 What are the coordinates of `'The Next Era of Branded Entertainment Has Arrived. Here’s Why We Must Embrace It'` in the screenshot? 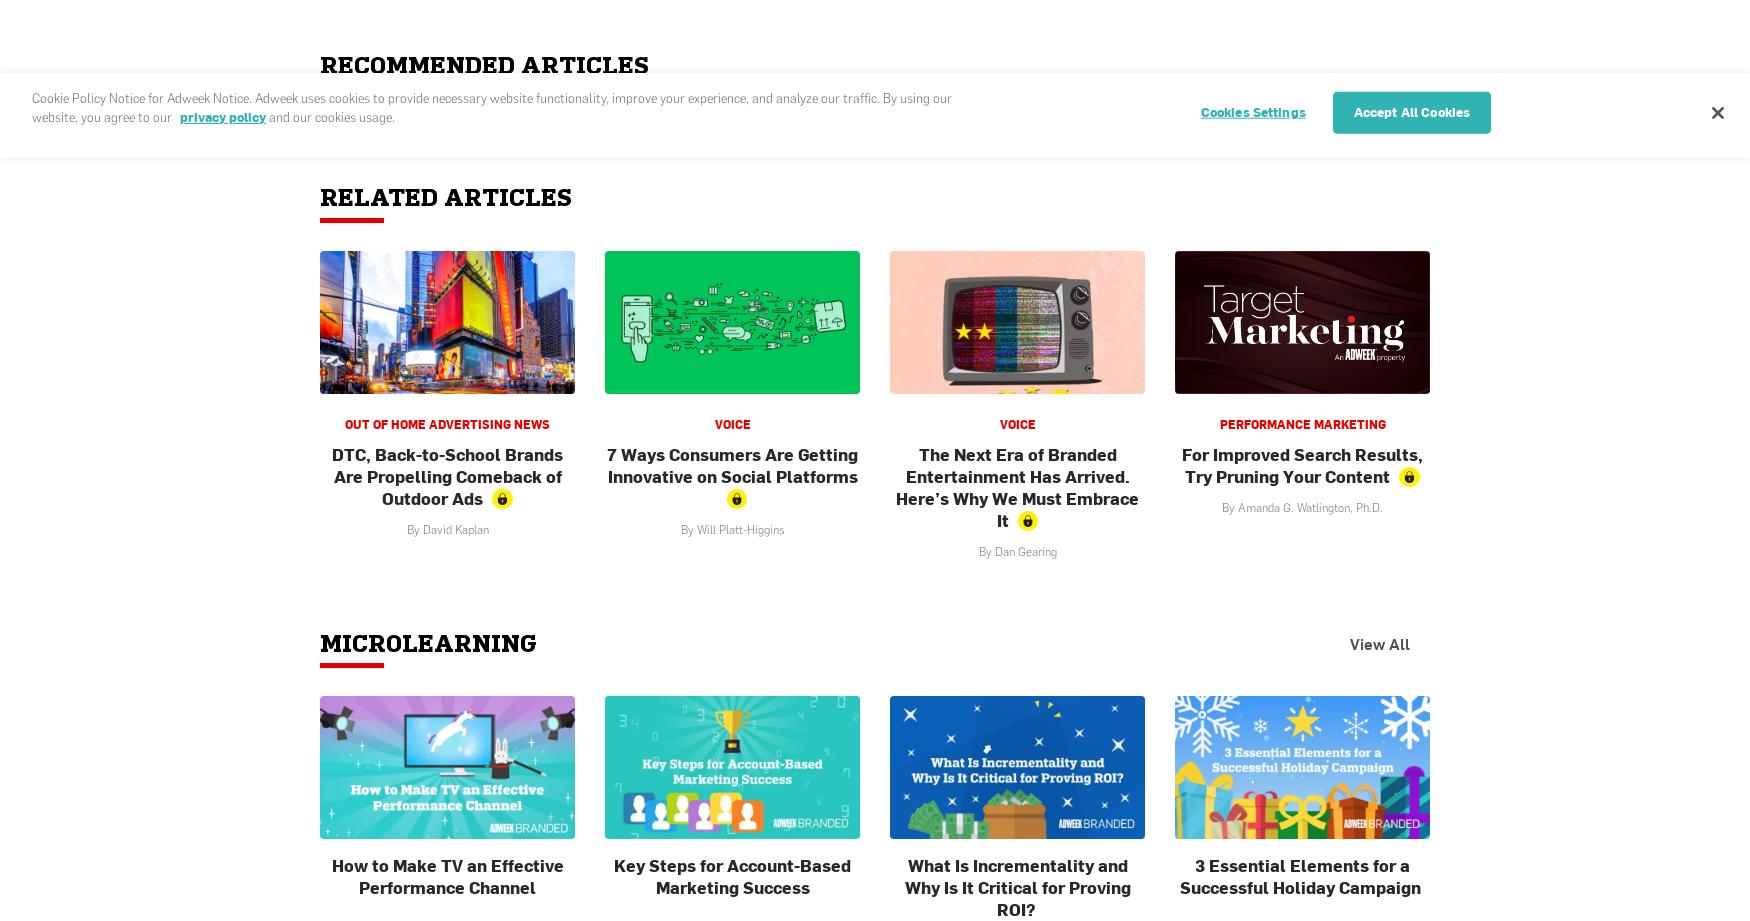 It's located at (1016, 485).